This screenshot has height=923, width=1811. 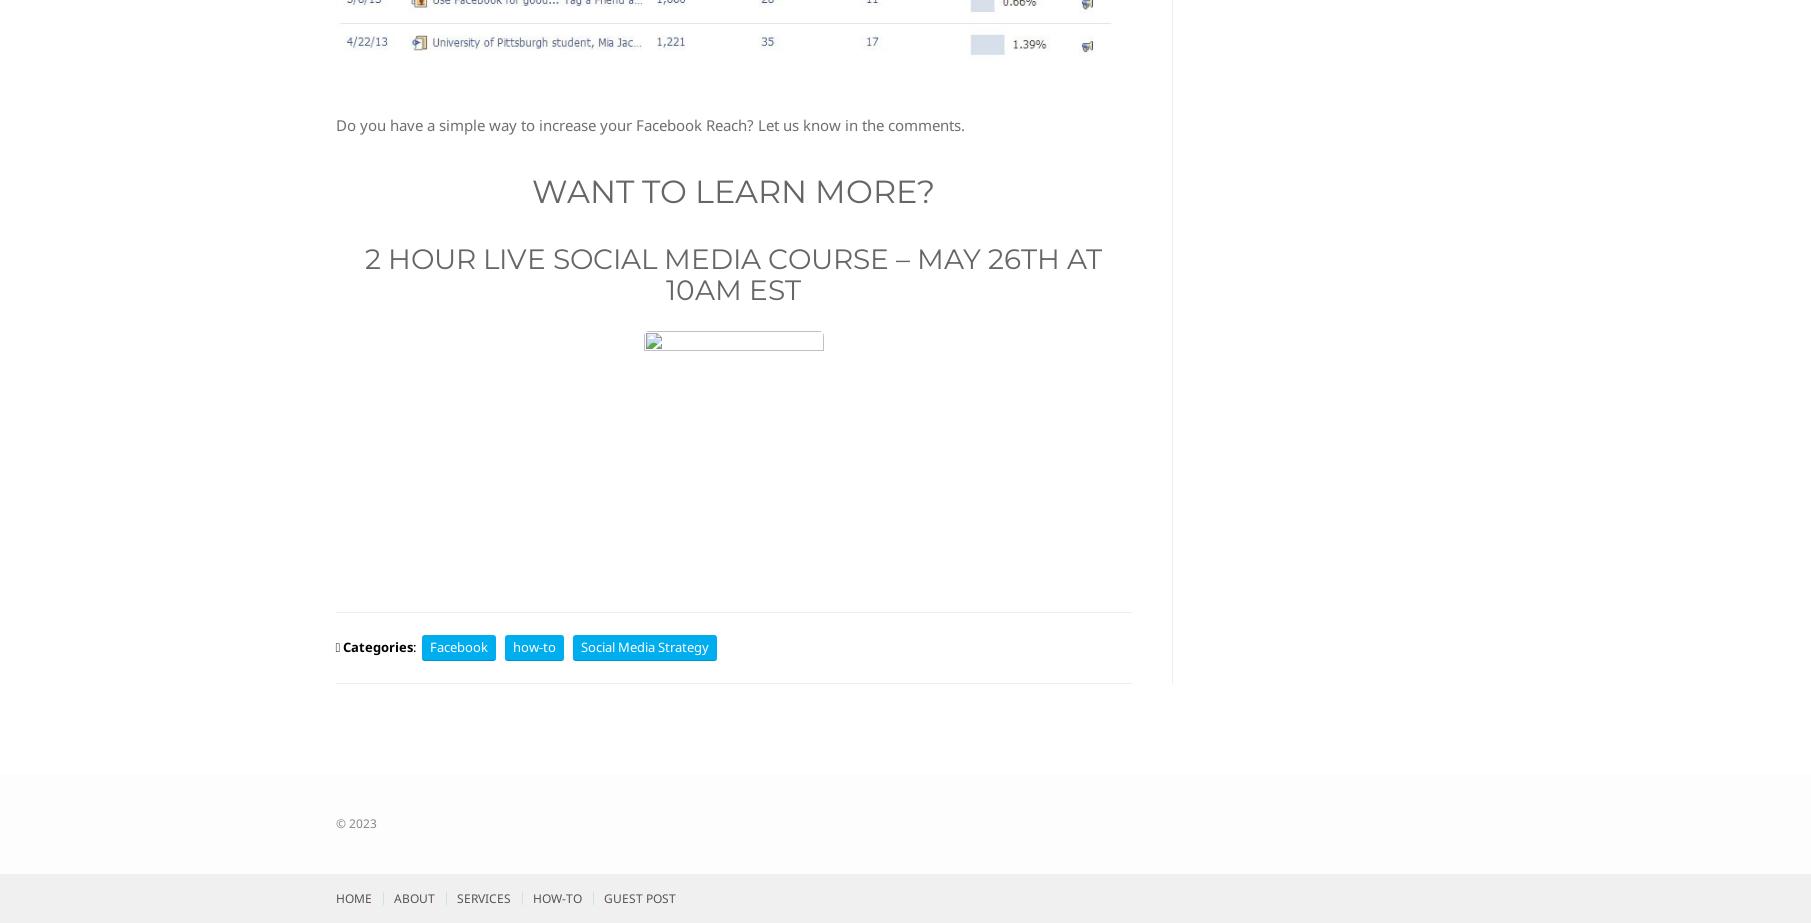 I want to click on 'Want to Learn More?', so click(x=732, y=190).